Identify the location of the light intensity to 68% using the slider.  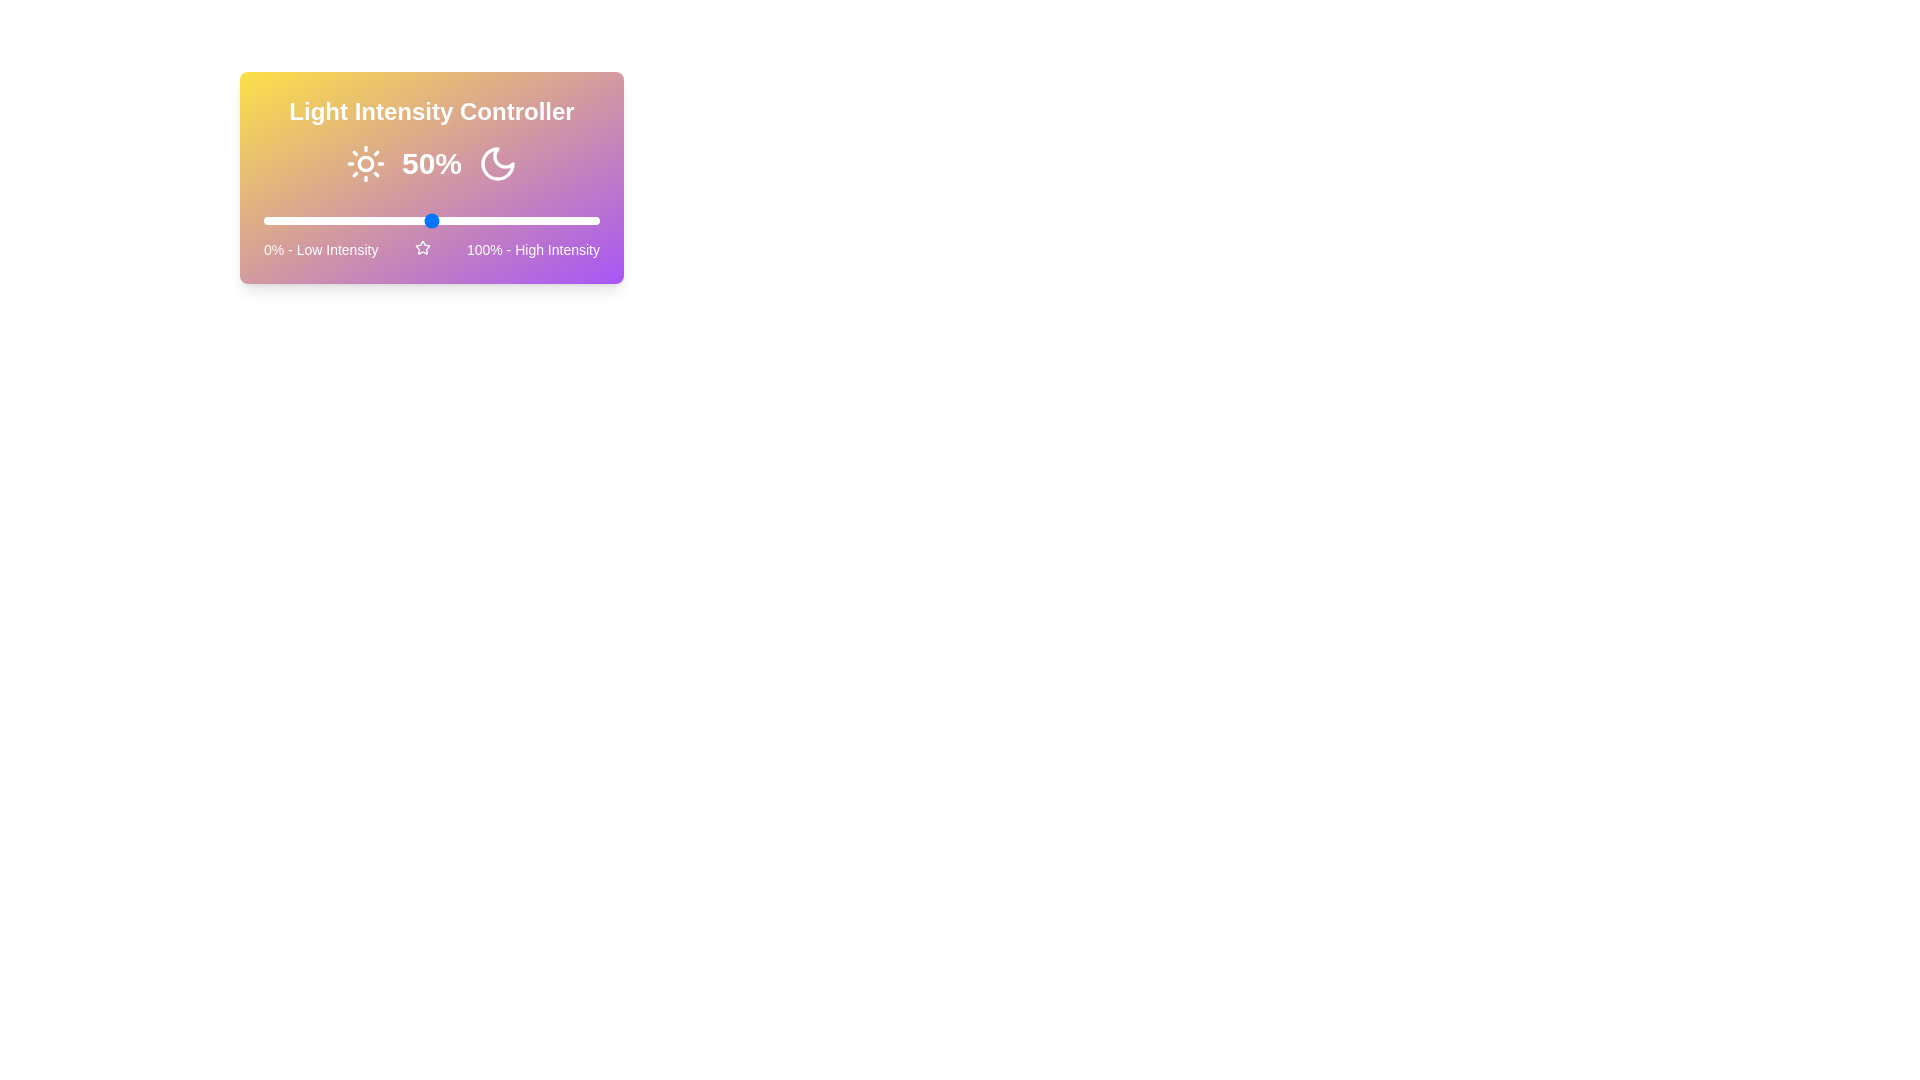
(492, 220).